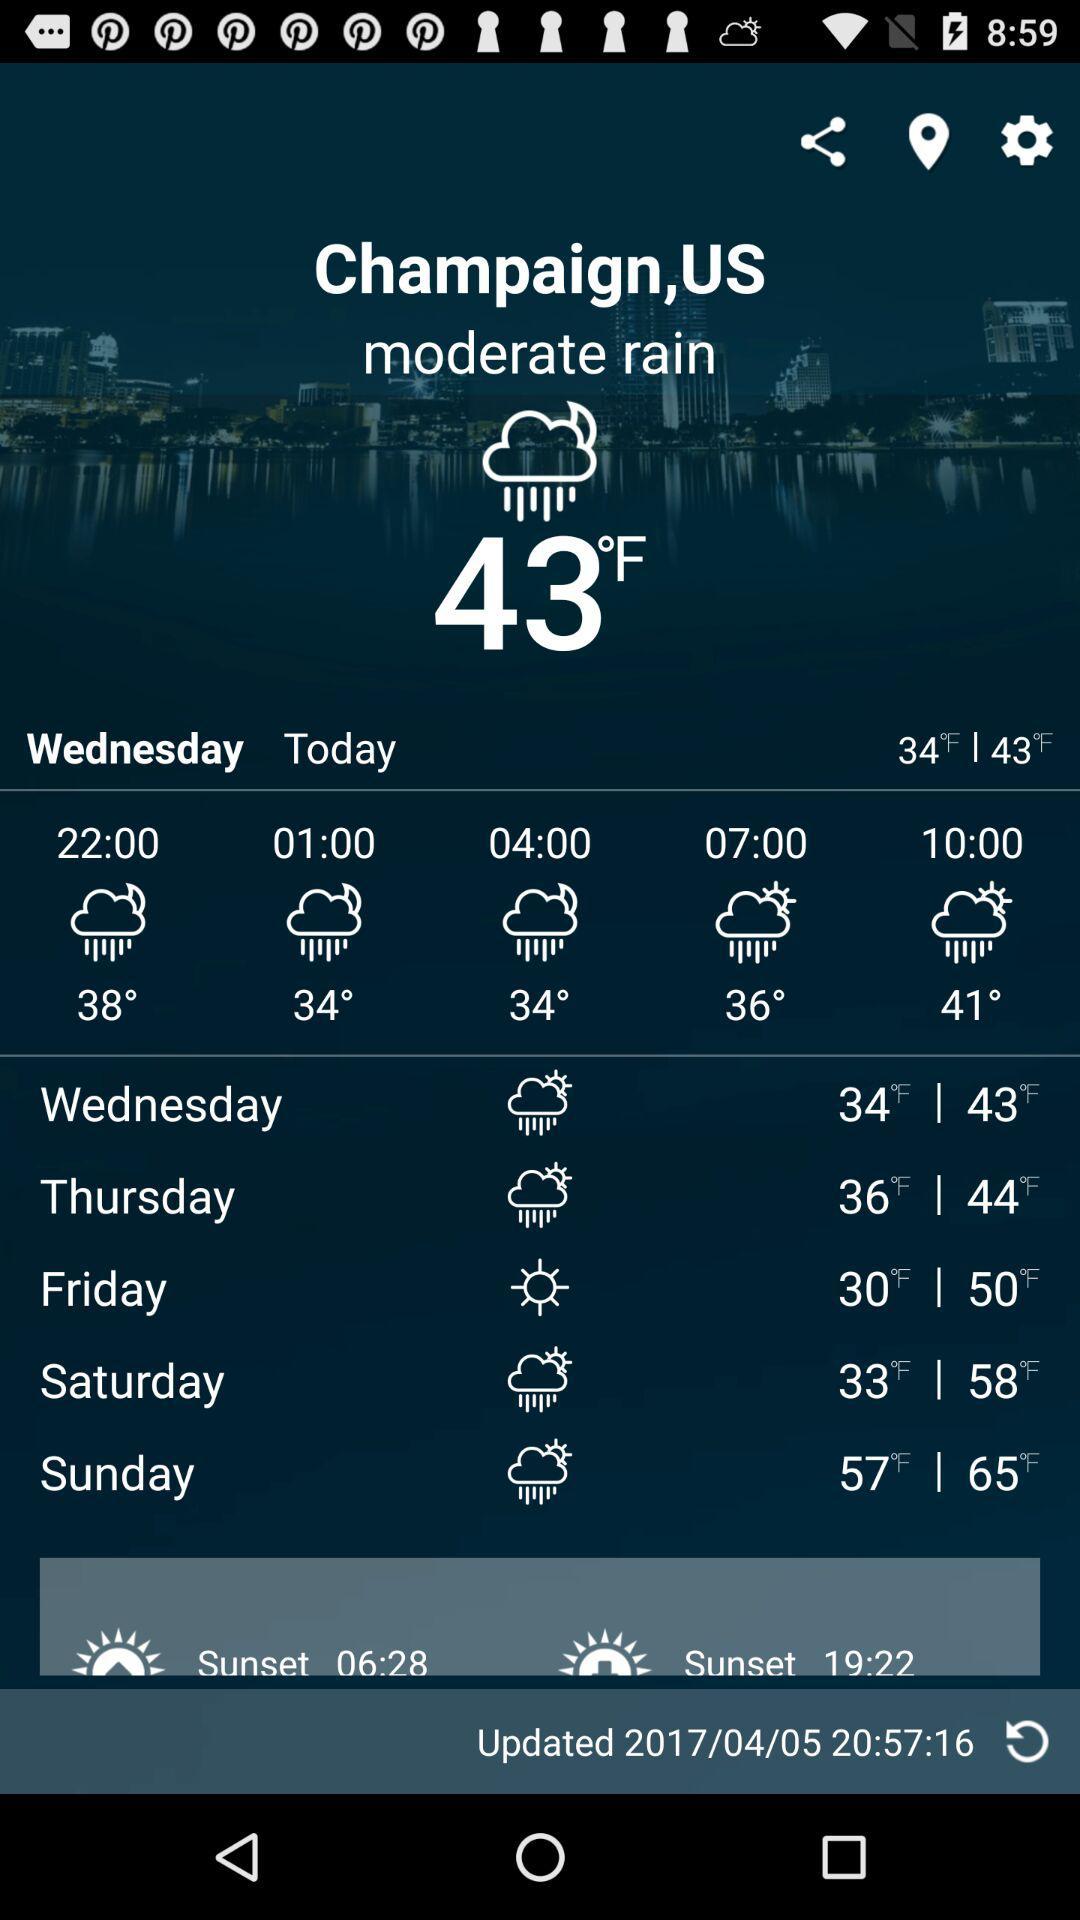  I want to click on reload, so click(1027, 1740).